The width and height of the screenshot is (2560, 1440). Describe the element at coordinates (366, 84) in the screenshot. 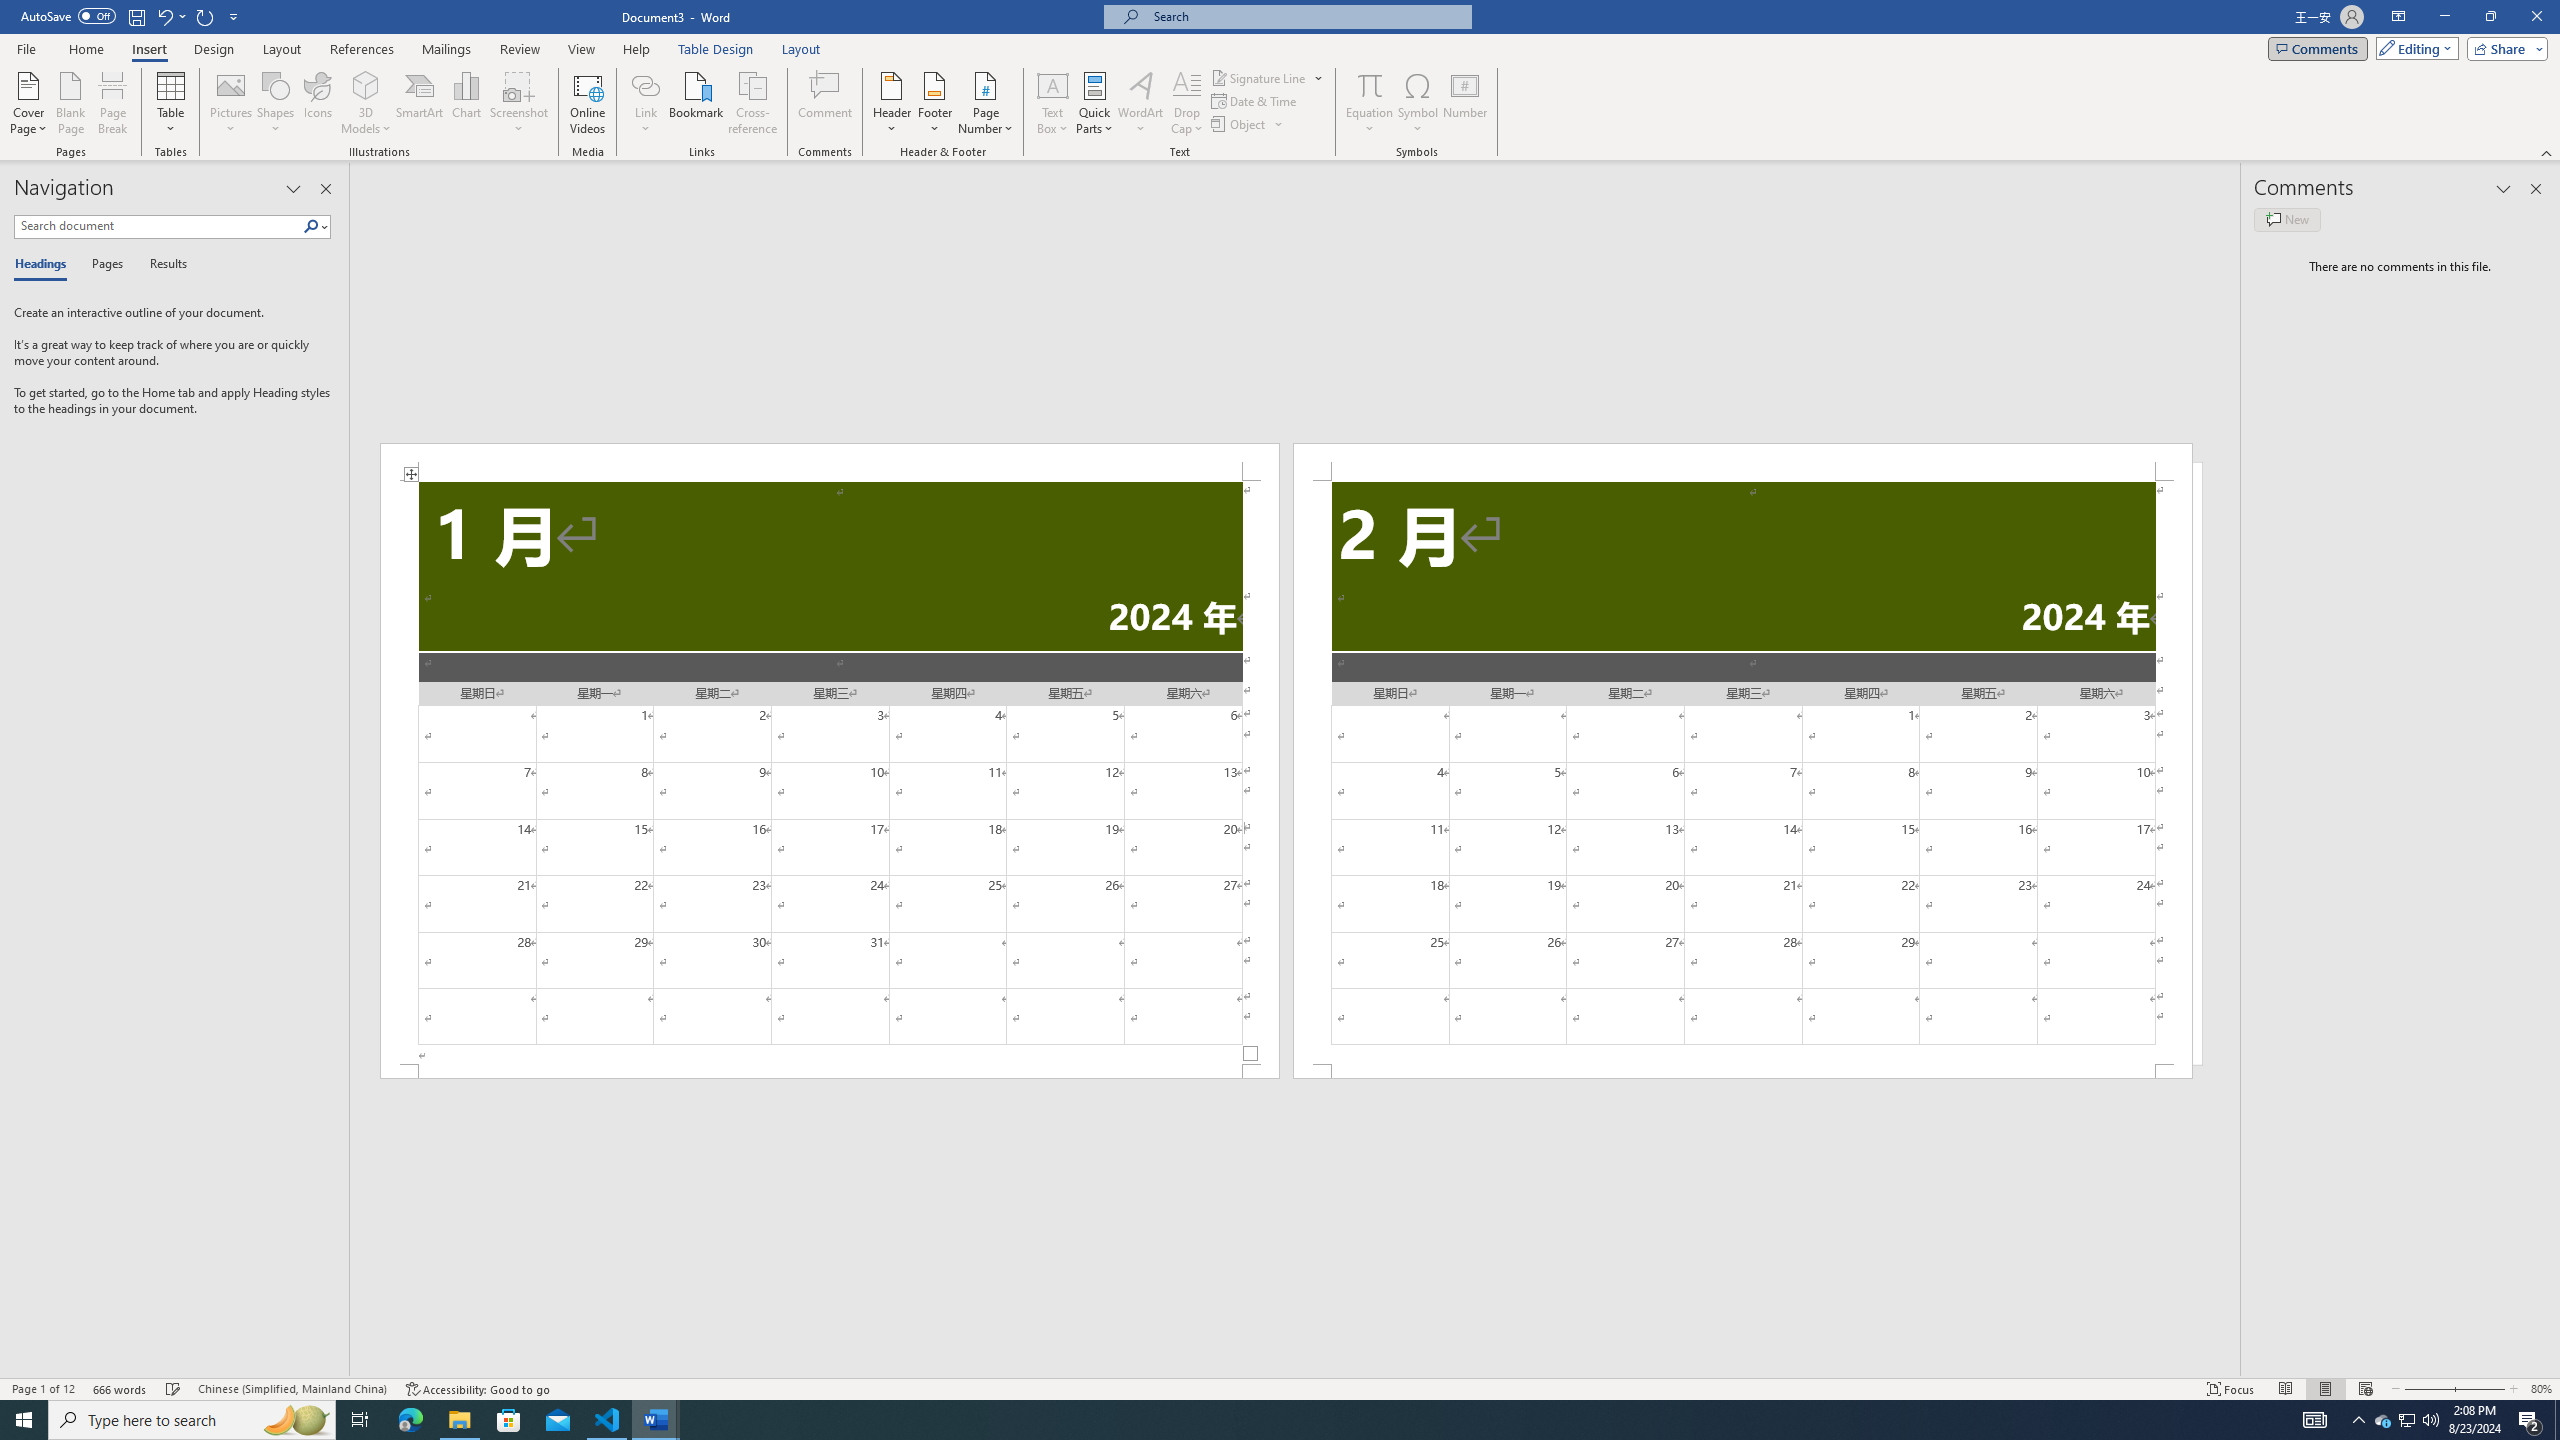

I see `'3D Models'` at that location.